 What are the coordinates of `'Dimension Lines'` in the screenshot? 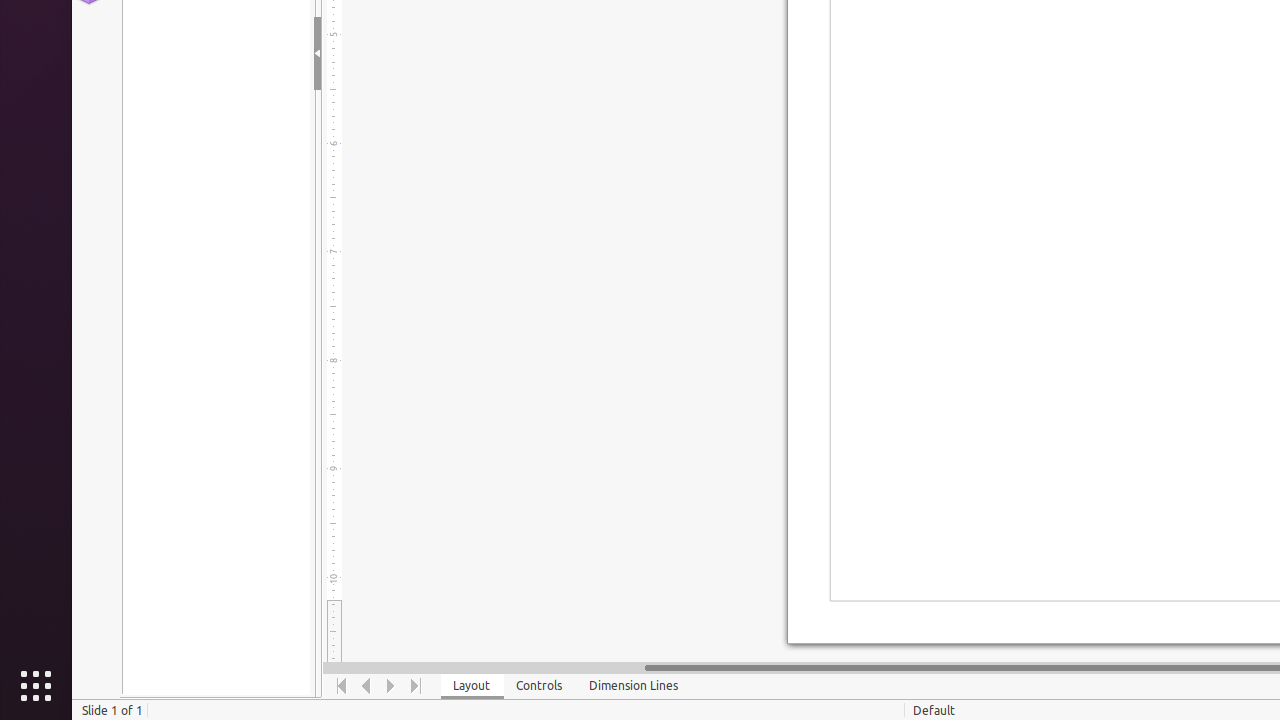 It's located at (633, 685).